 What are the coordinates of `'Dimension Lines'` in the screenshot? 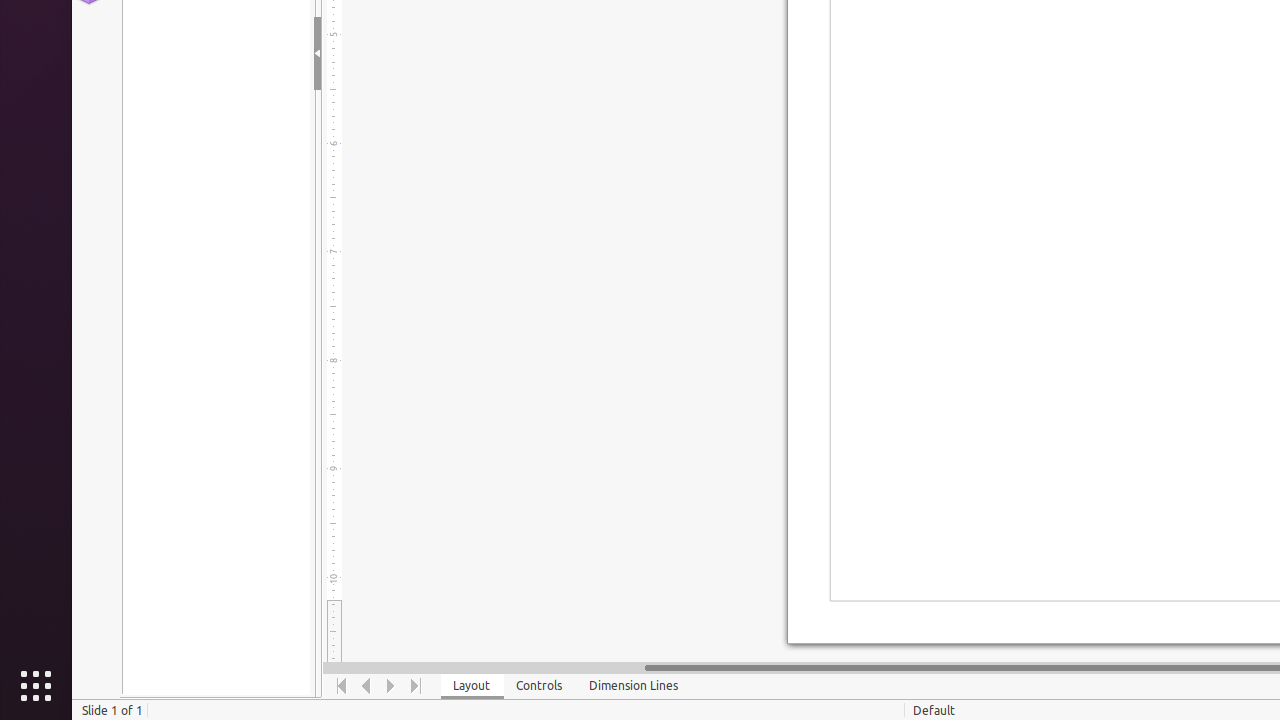 It's located at (633, 685).